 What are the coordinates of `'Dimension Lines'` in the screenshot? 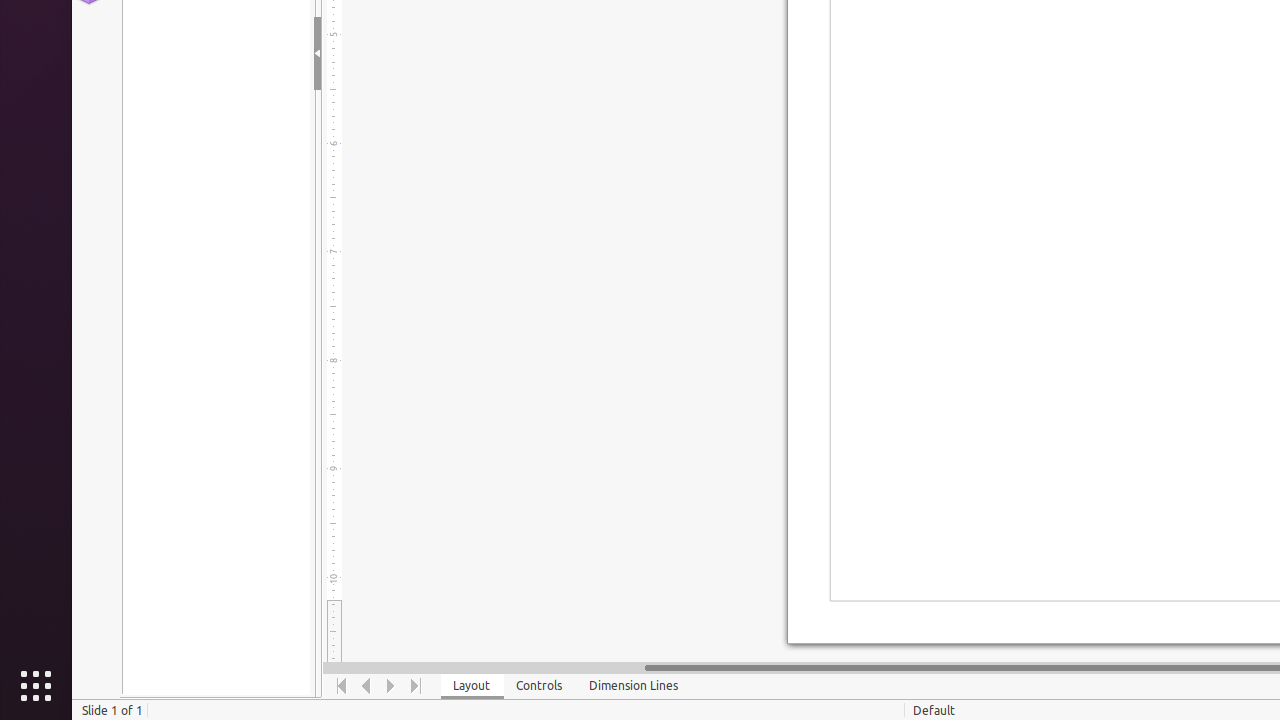 It's located at (633, 685).